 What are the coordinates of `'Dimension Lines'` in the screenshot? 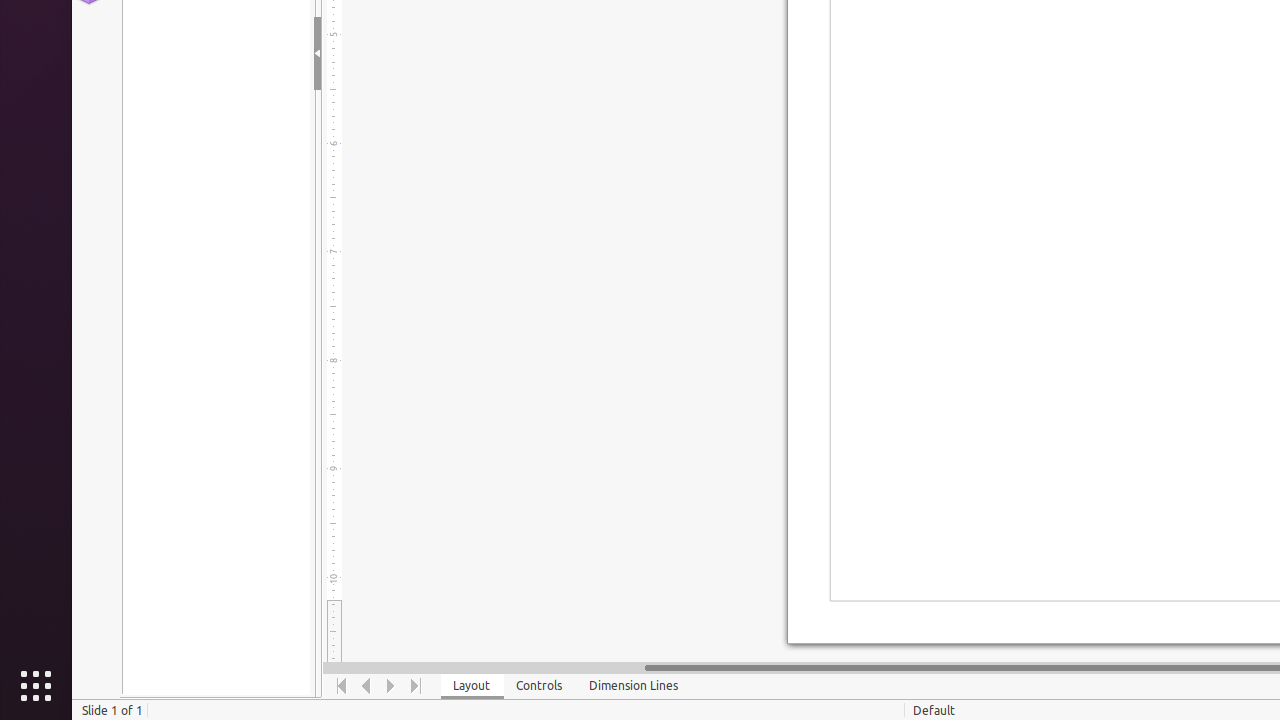 It's located at (633, 685).